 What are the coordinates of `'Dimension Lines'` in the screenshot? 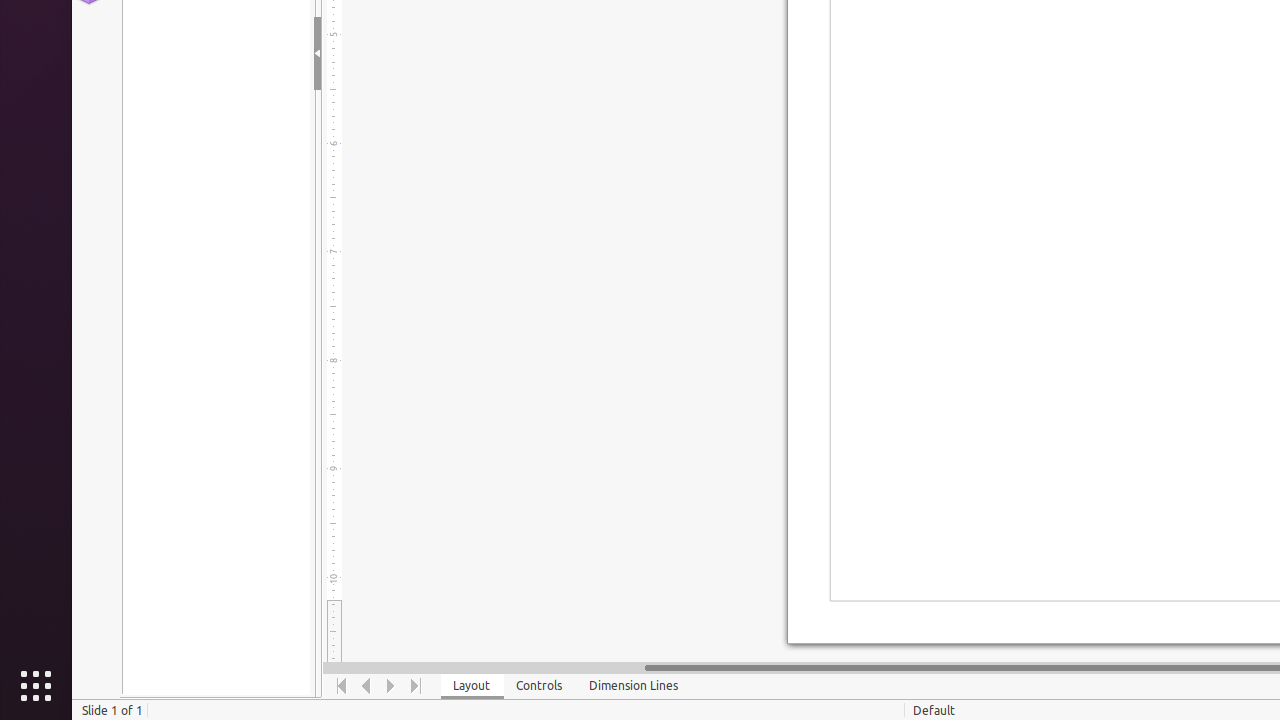 It's located at (633, 685).